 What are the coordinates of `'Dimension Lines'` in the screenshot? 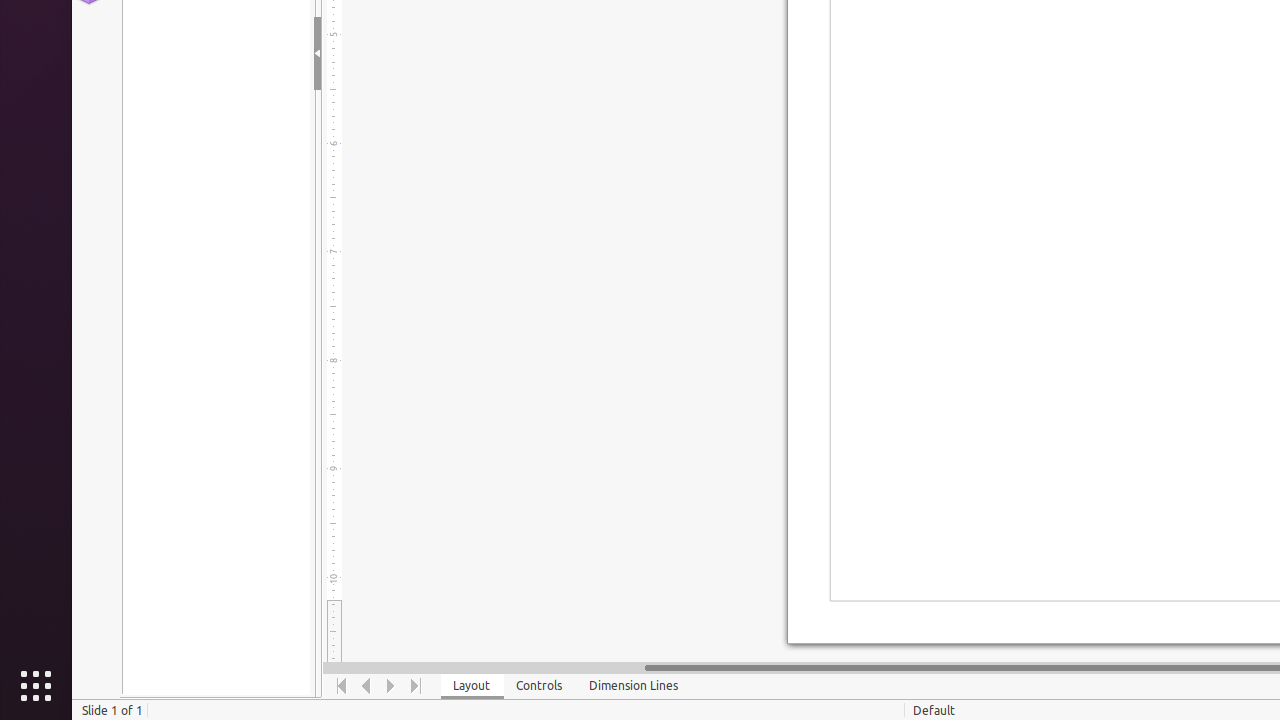 It's located at (633, 685).